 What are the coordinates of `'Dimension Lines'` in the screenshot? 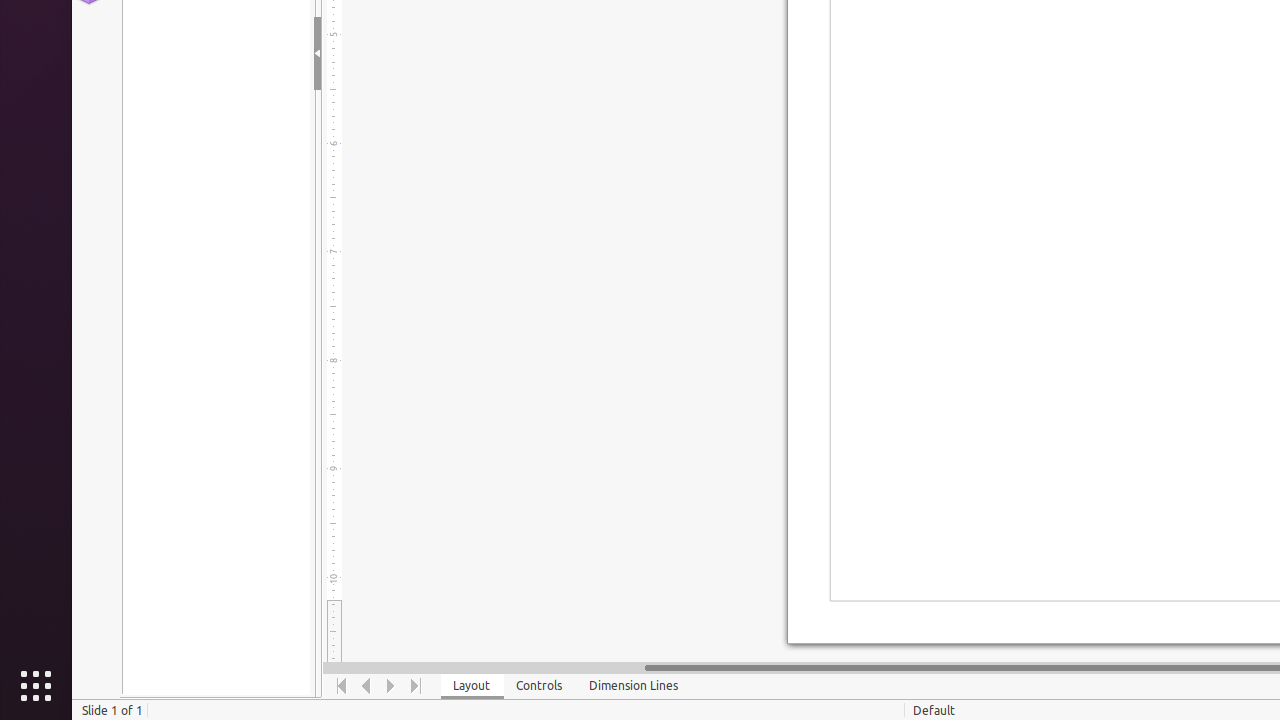 It's located at (633, 685).